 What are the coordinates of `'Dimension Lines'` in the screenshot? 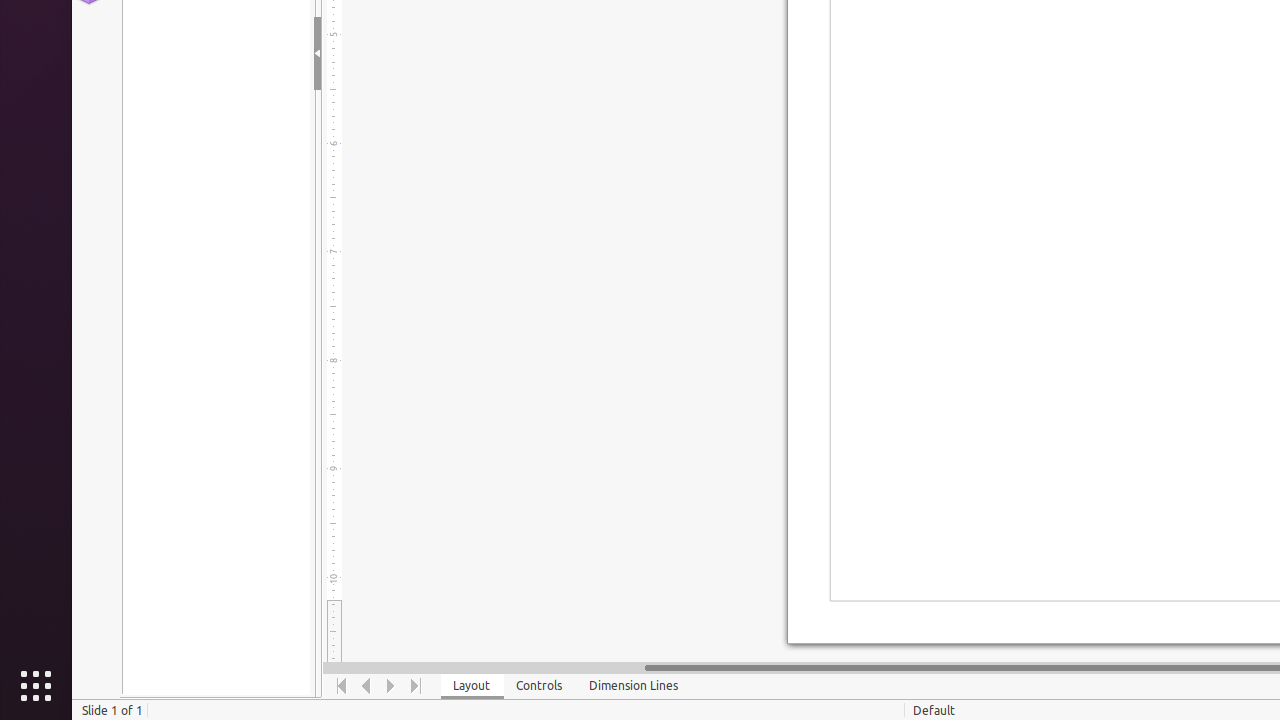 It's located at (633, 685).